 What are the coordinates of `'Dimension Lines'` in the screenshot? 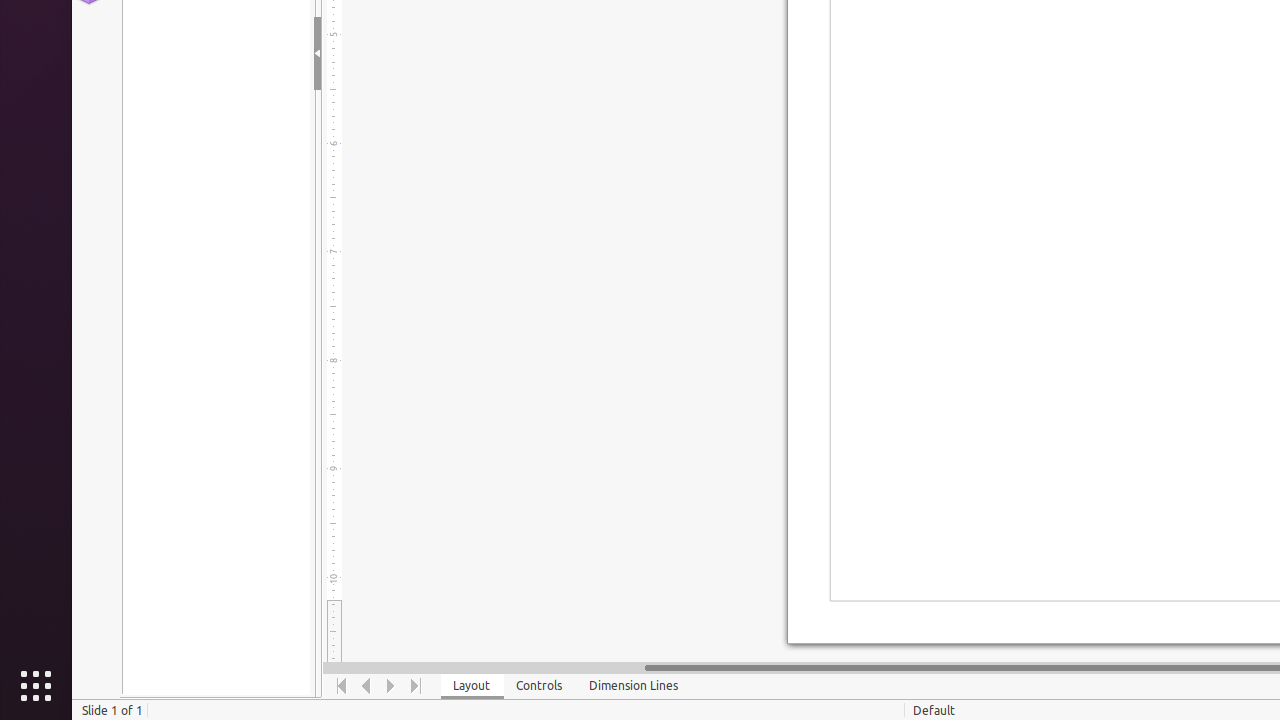 It's located at (633, 685).